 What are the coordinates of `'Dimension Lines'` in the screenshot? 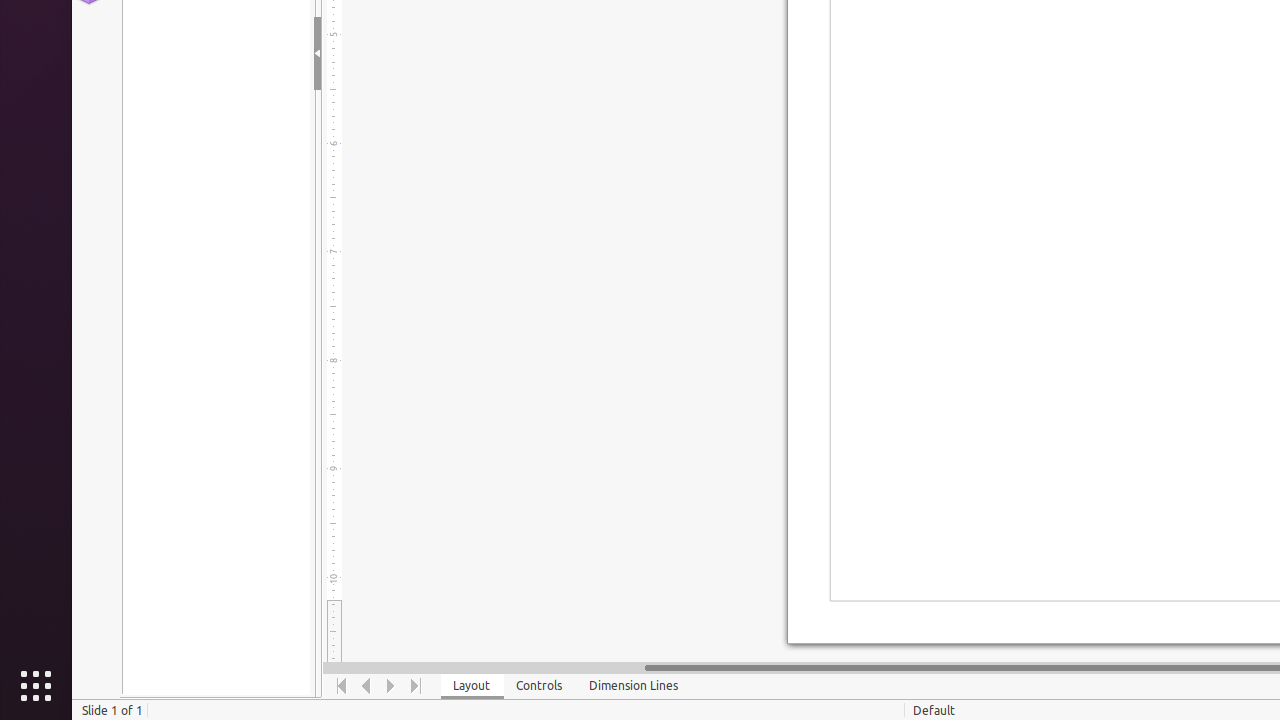 It's located at (633, 685).